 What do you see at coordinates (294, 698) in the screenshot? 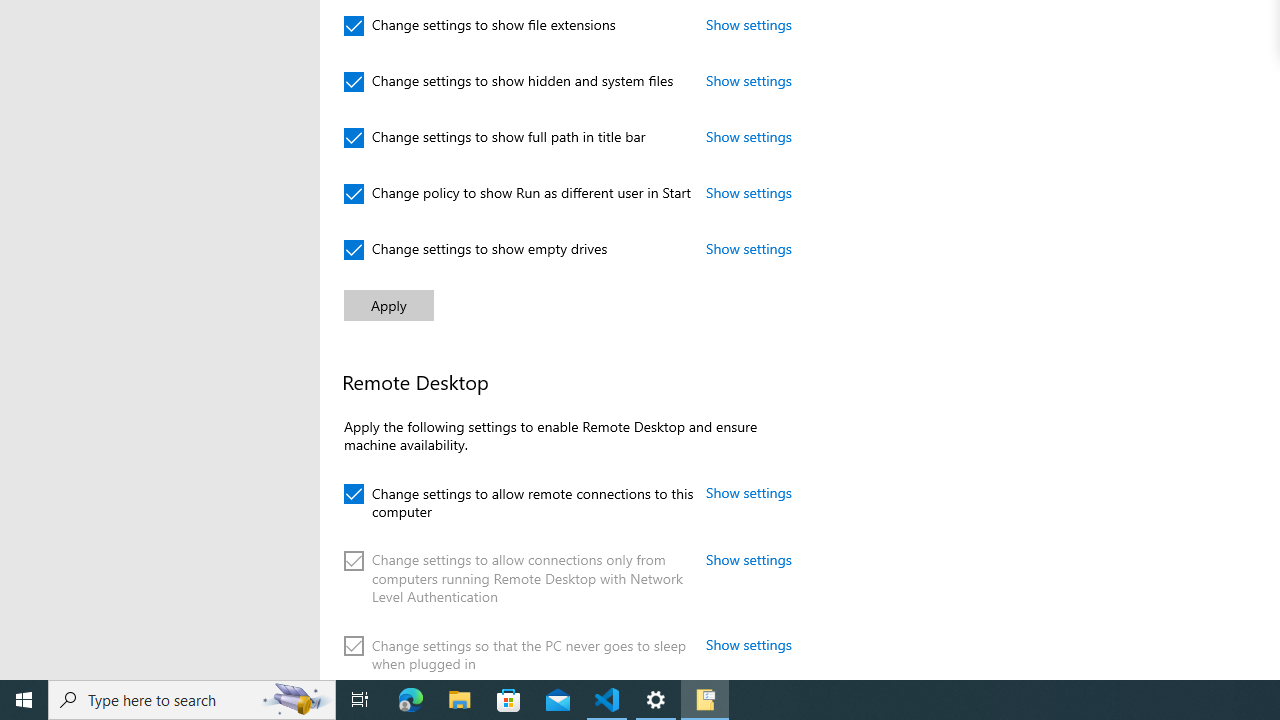
I see `'Search highlights icon opens search home window'` at bounding box center [294, 698].